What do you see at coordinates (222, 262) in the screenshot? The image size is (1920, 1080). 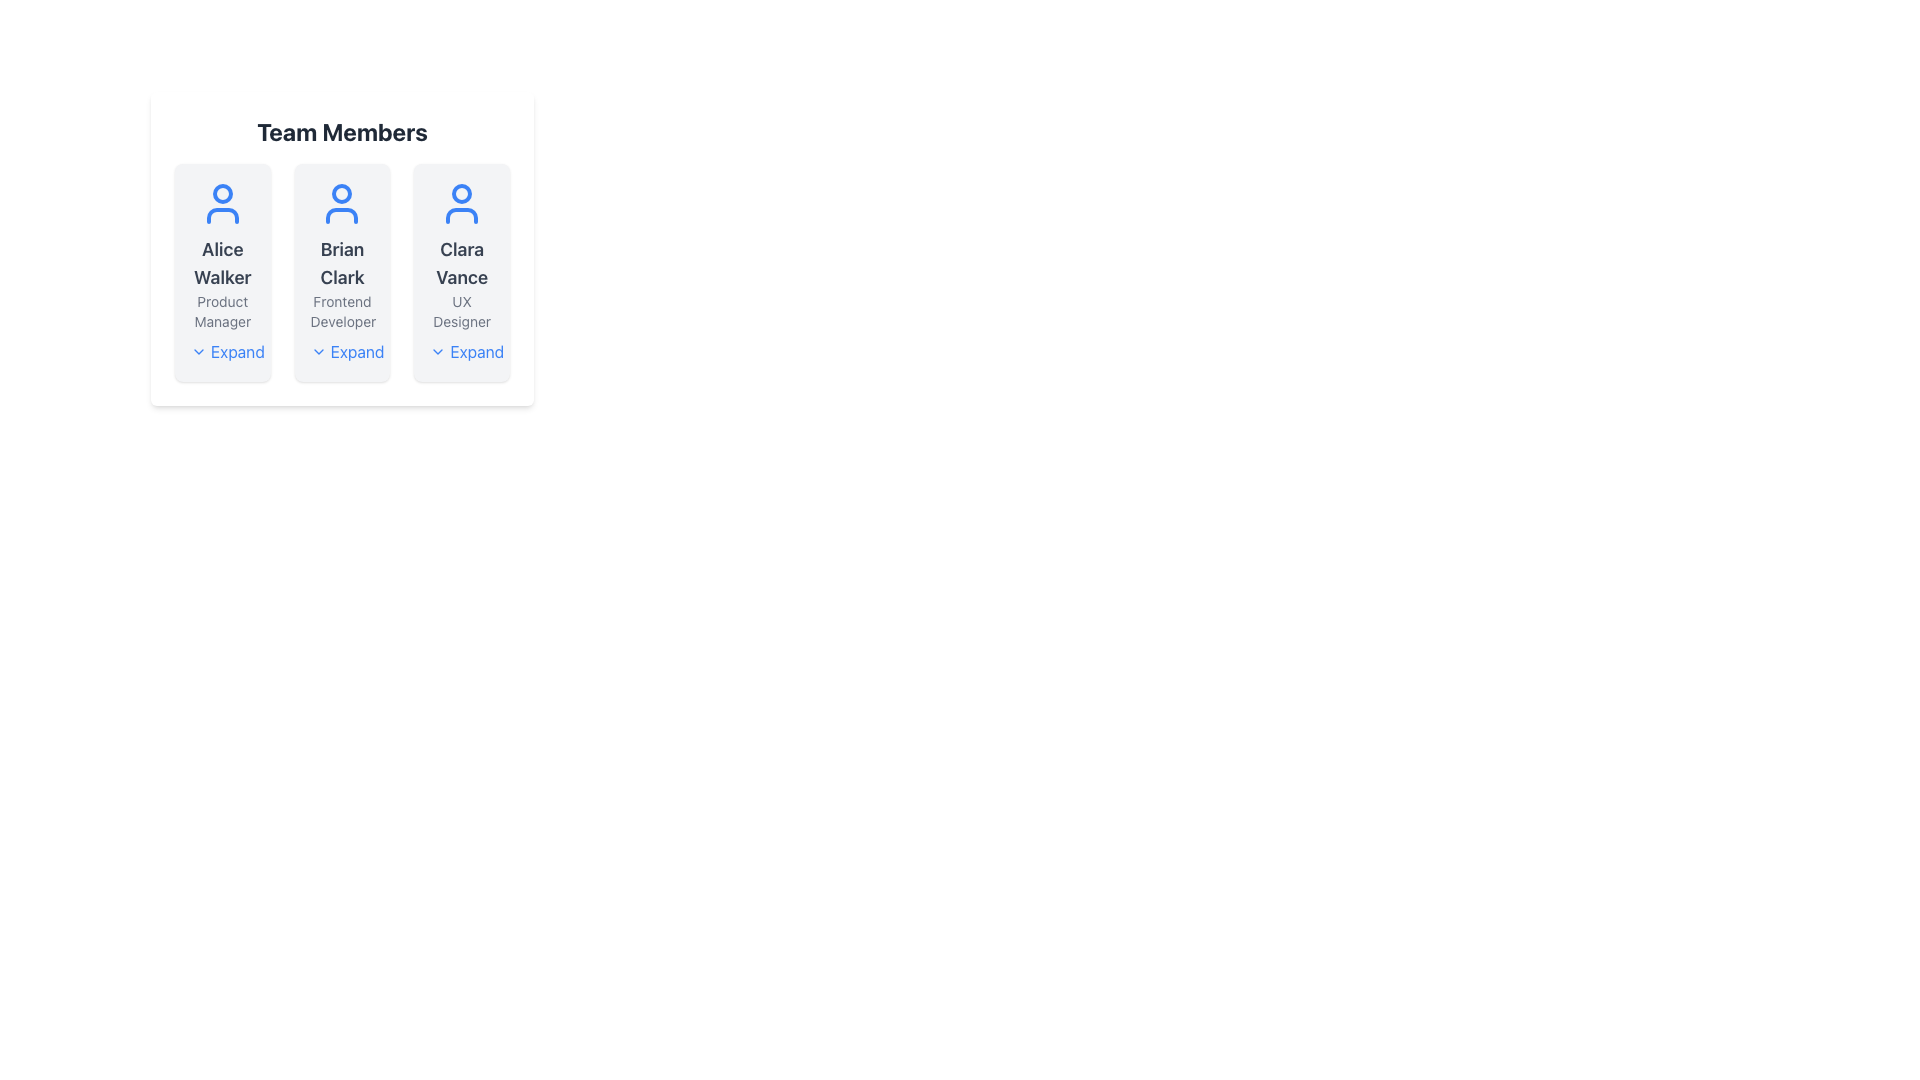 I see `the Text Label displaying the name of the team member in the first profile card of the 'Team Members' section, which is located below the user icon and above the 'Product Manager' title` at bounding box center [222, 262].